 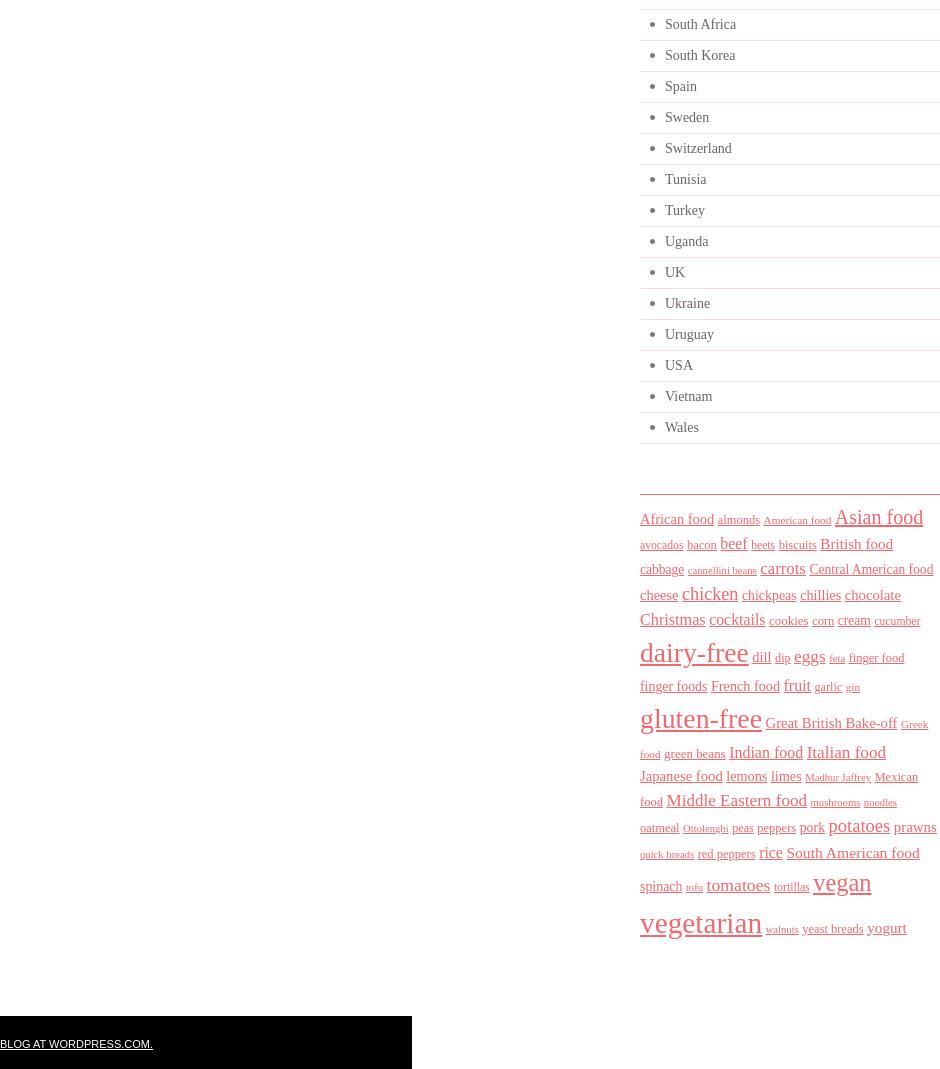 What do you see at coordinates (851, 852) in the screenshot?
I see `'South American food'` at bounding box center [851, 852].